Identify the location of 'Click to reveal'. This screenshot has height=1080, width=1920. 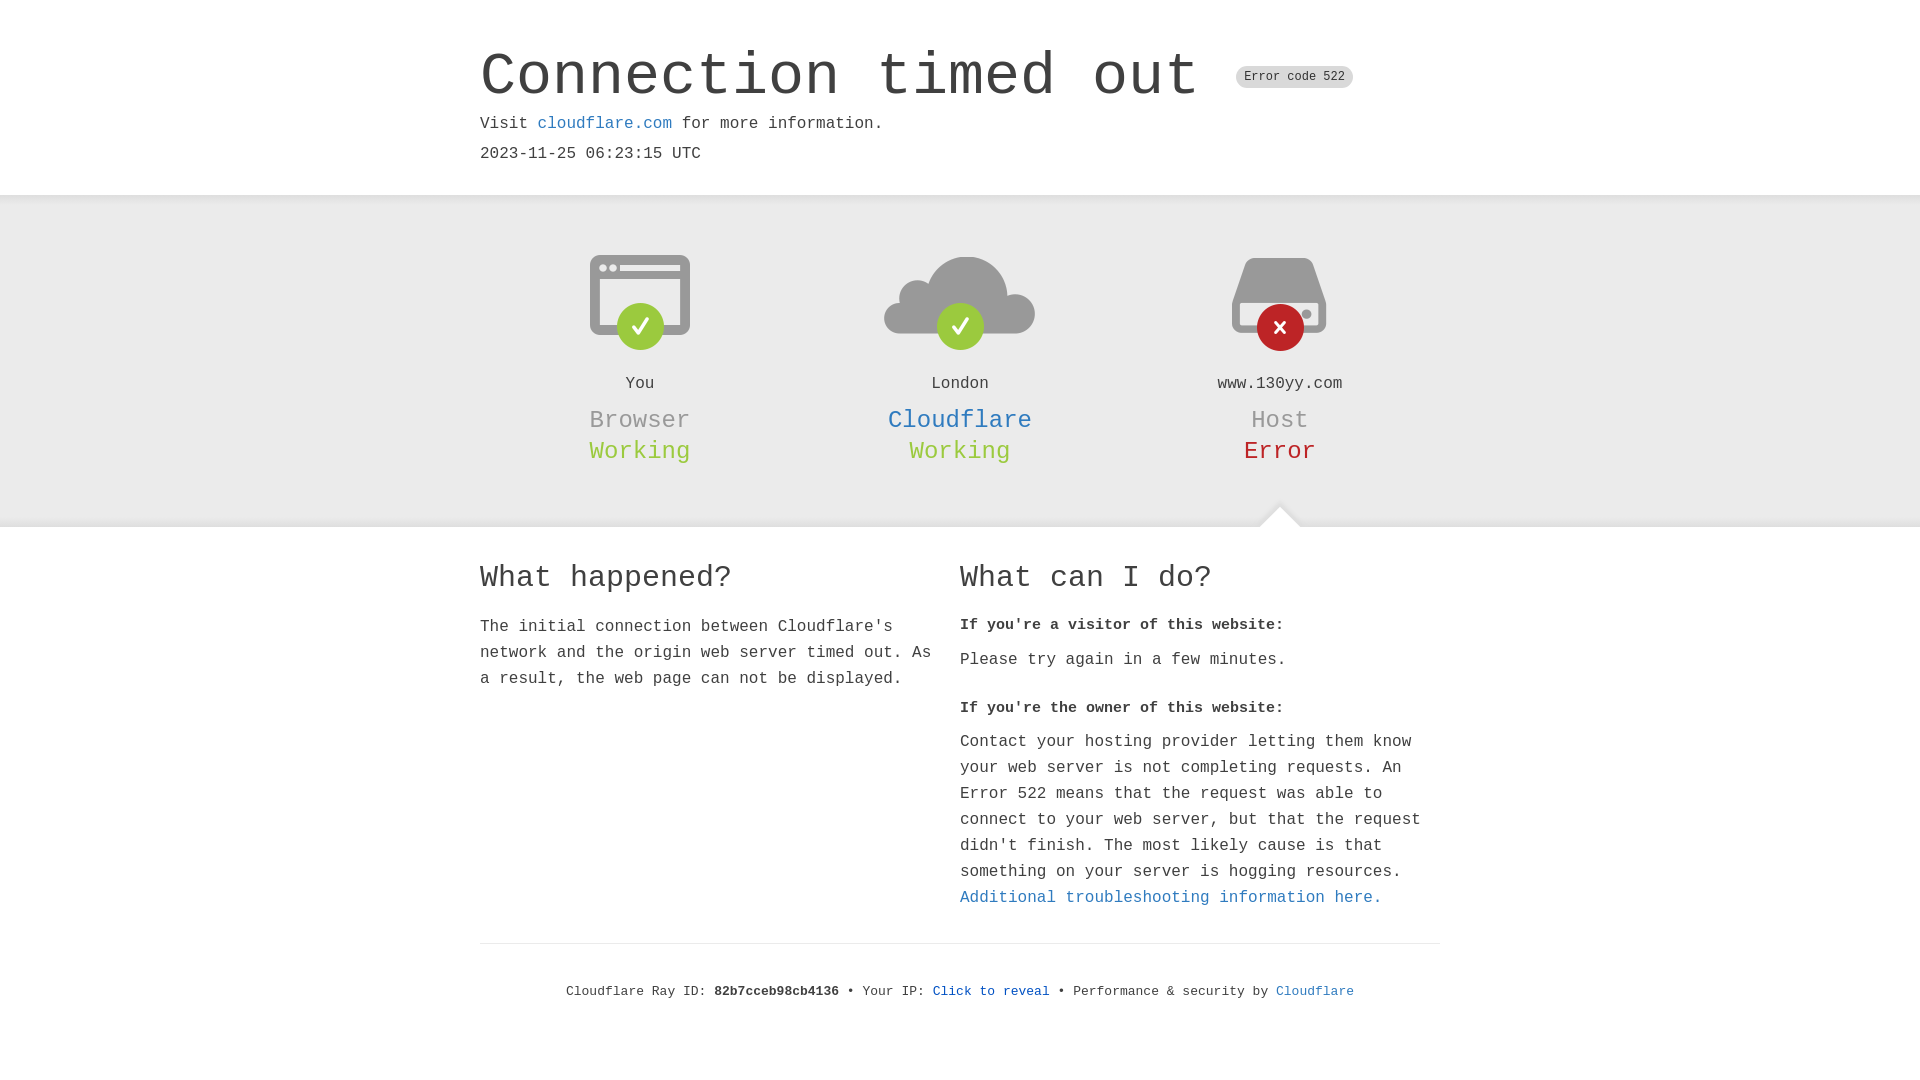
(991, 991).